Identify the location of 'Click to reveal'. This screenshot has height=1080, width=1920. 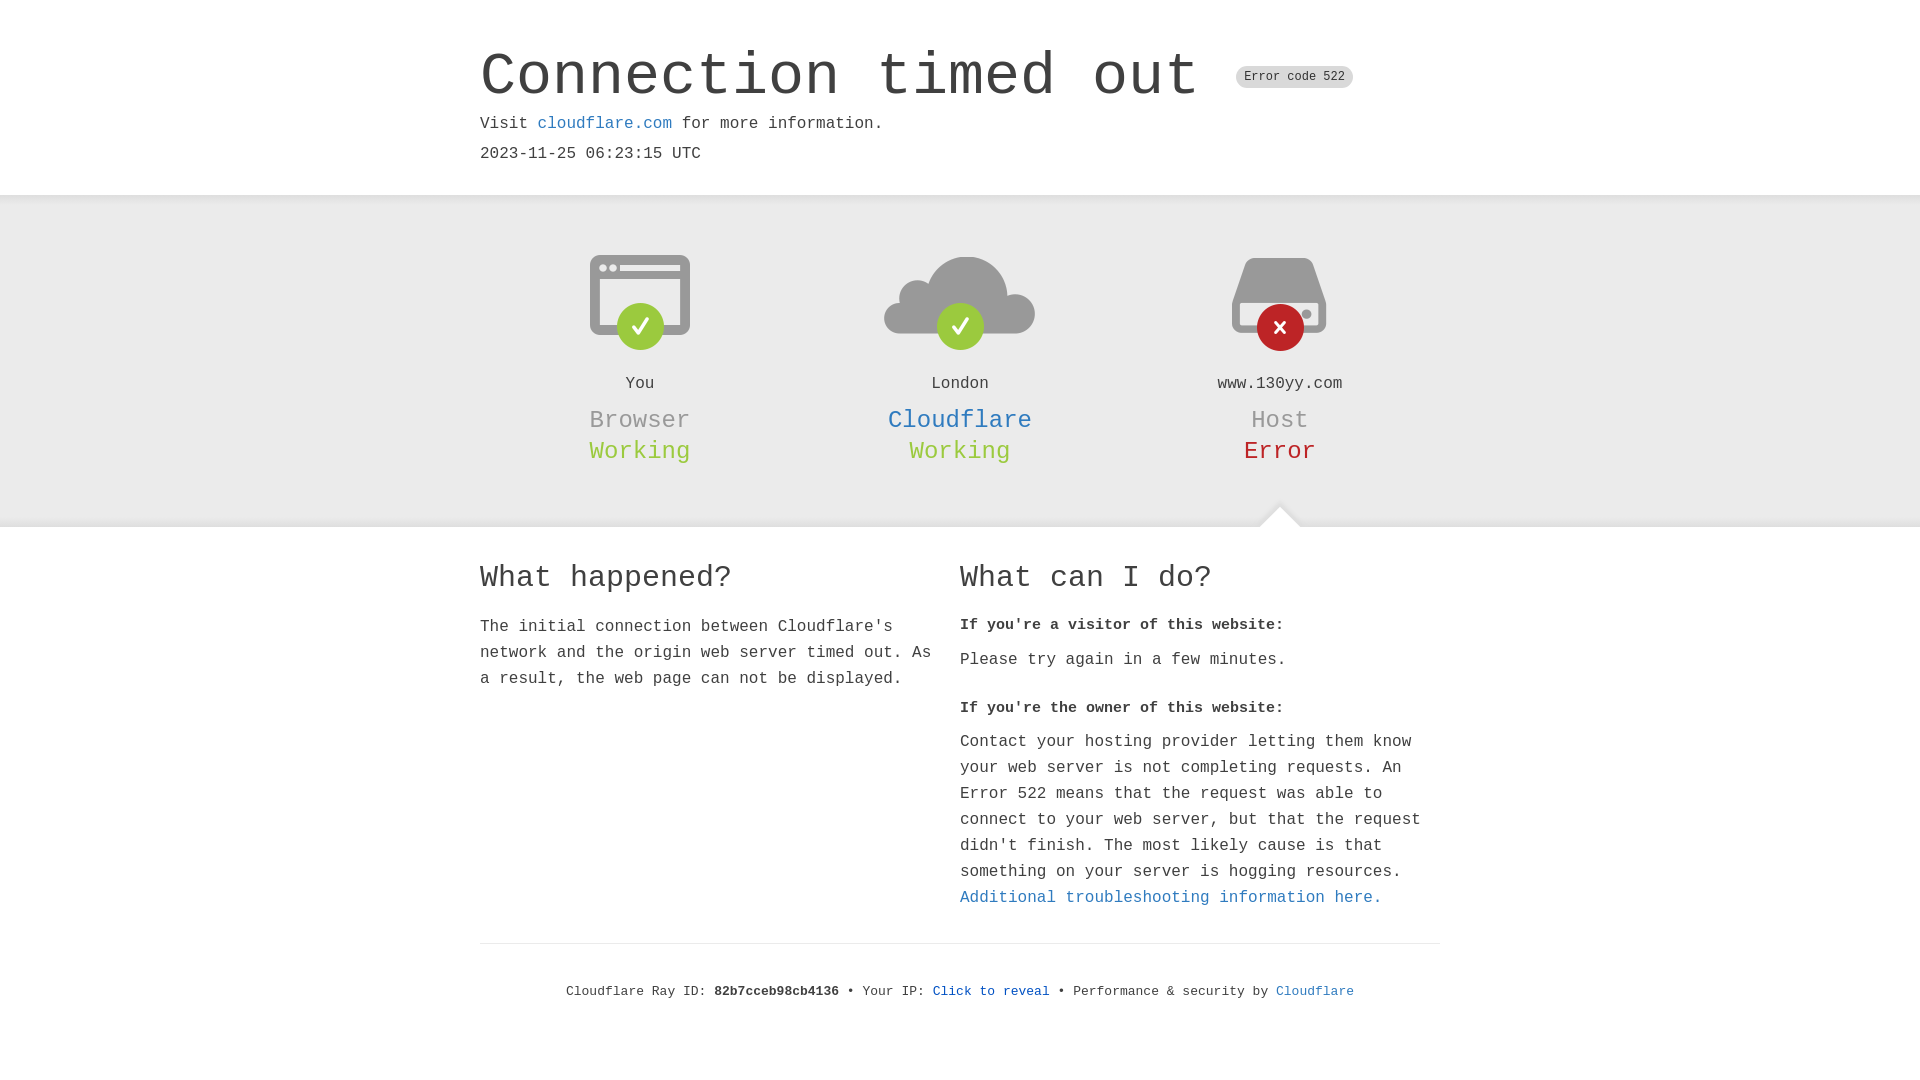
(991, 991).